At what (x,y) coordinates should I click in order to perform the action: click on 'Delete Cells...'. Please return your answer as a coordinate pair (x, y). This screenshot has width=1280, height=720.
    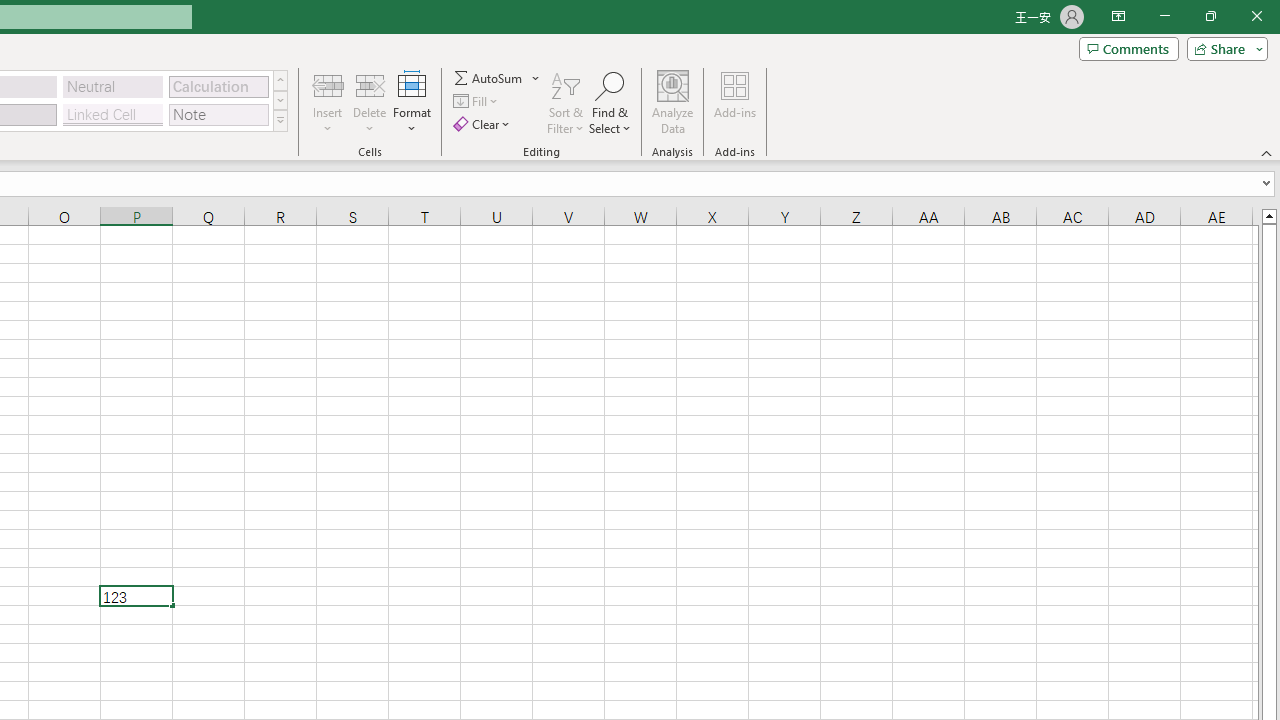
    Looking at the image, I should click on (369, 84).